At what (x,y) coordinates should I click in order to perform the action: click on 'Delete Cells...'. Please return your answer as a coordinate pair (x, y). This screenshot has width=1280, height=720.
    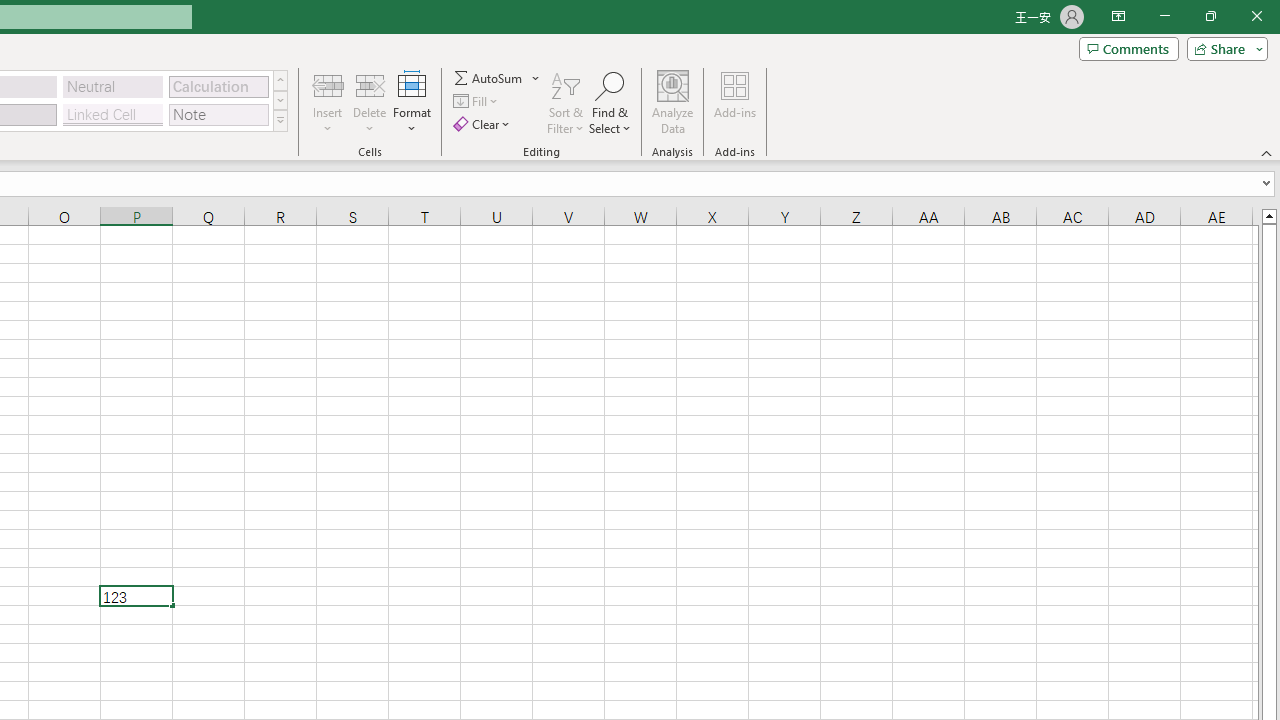
    Looking at the image, I should click on (369, 84).